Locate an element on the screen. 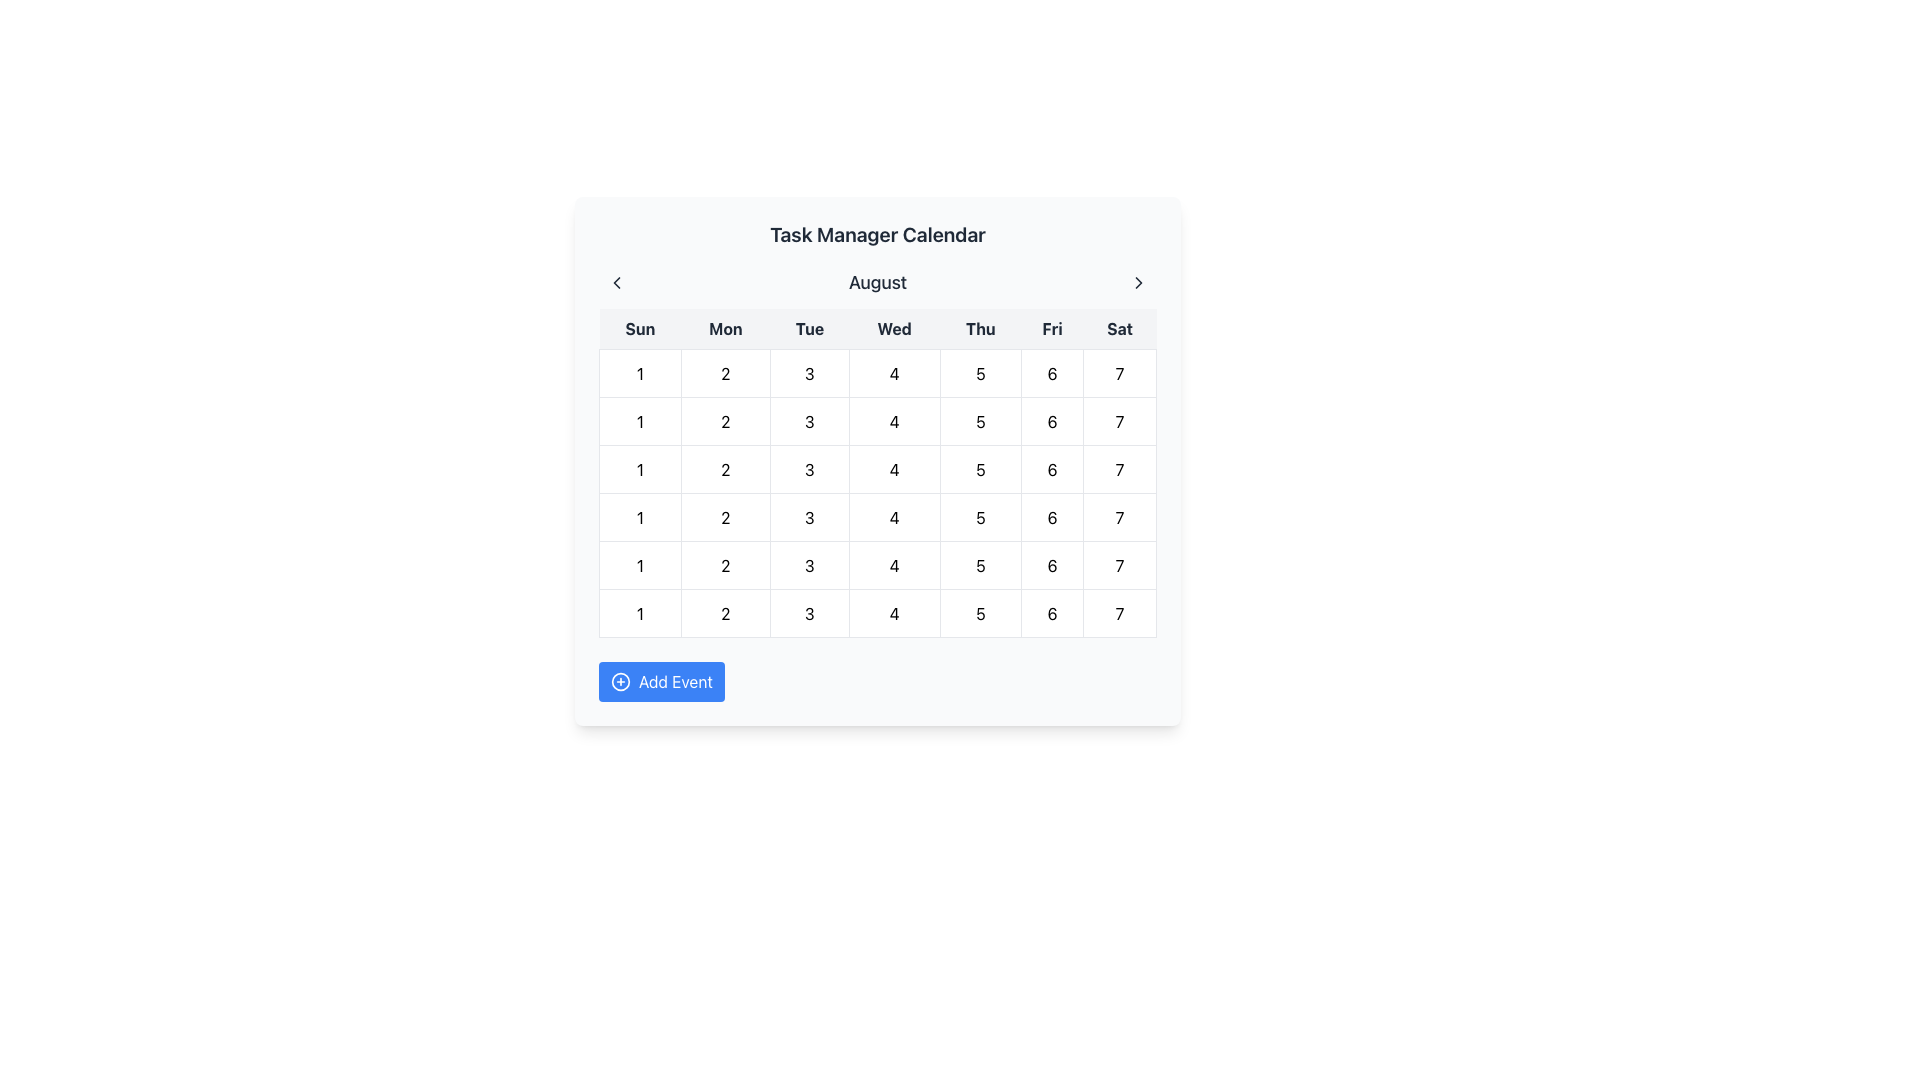 The width and height of the screenshot is (1920, 1080). the calendar day cell displaying the number '3' is located at coordinates (809, 469).